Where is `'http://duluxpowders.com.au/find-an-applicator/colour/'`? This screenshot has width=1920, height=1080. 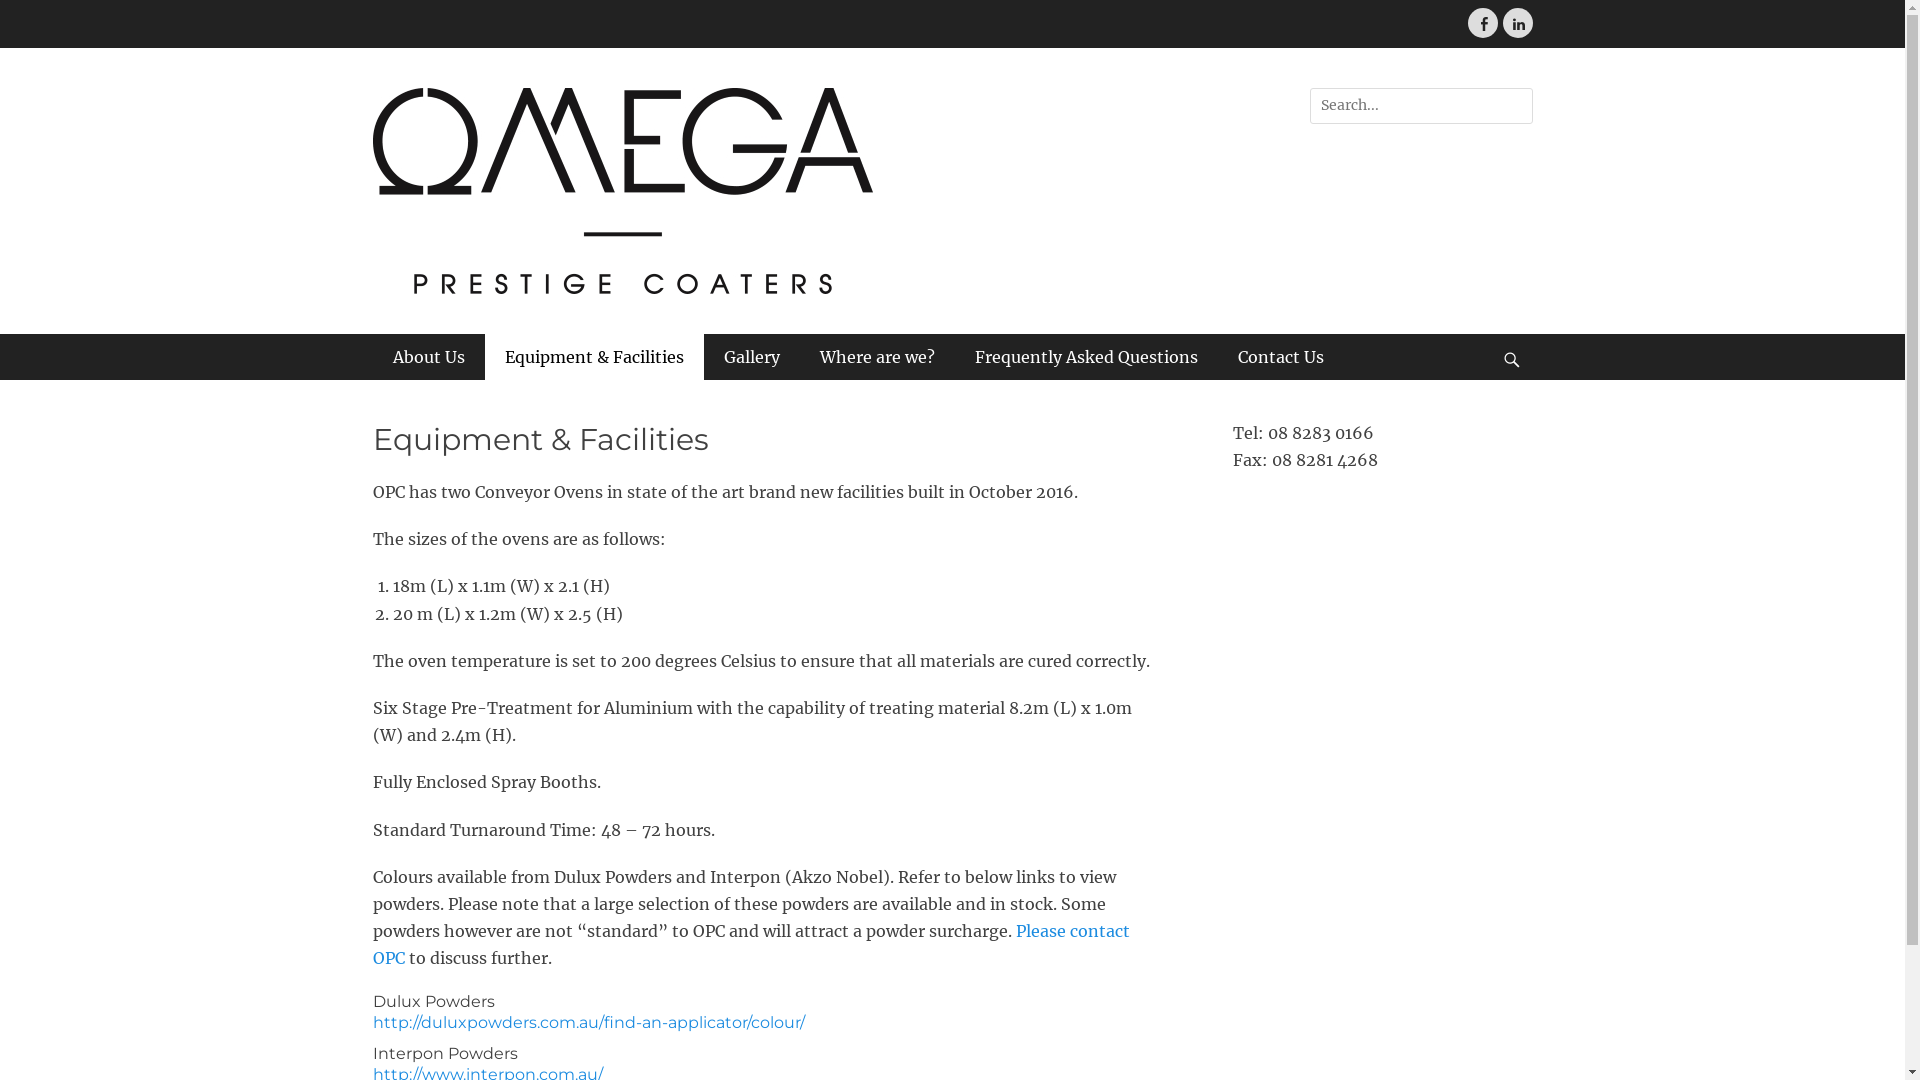
'http://duluxpowders.com.au/find-an-applicator/colour/' is located at coordinates (587, 1022).